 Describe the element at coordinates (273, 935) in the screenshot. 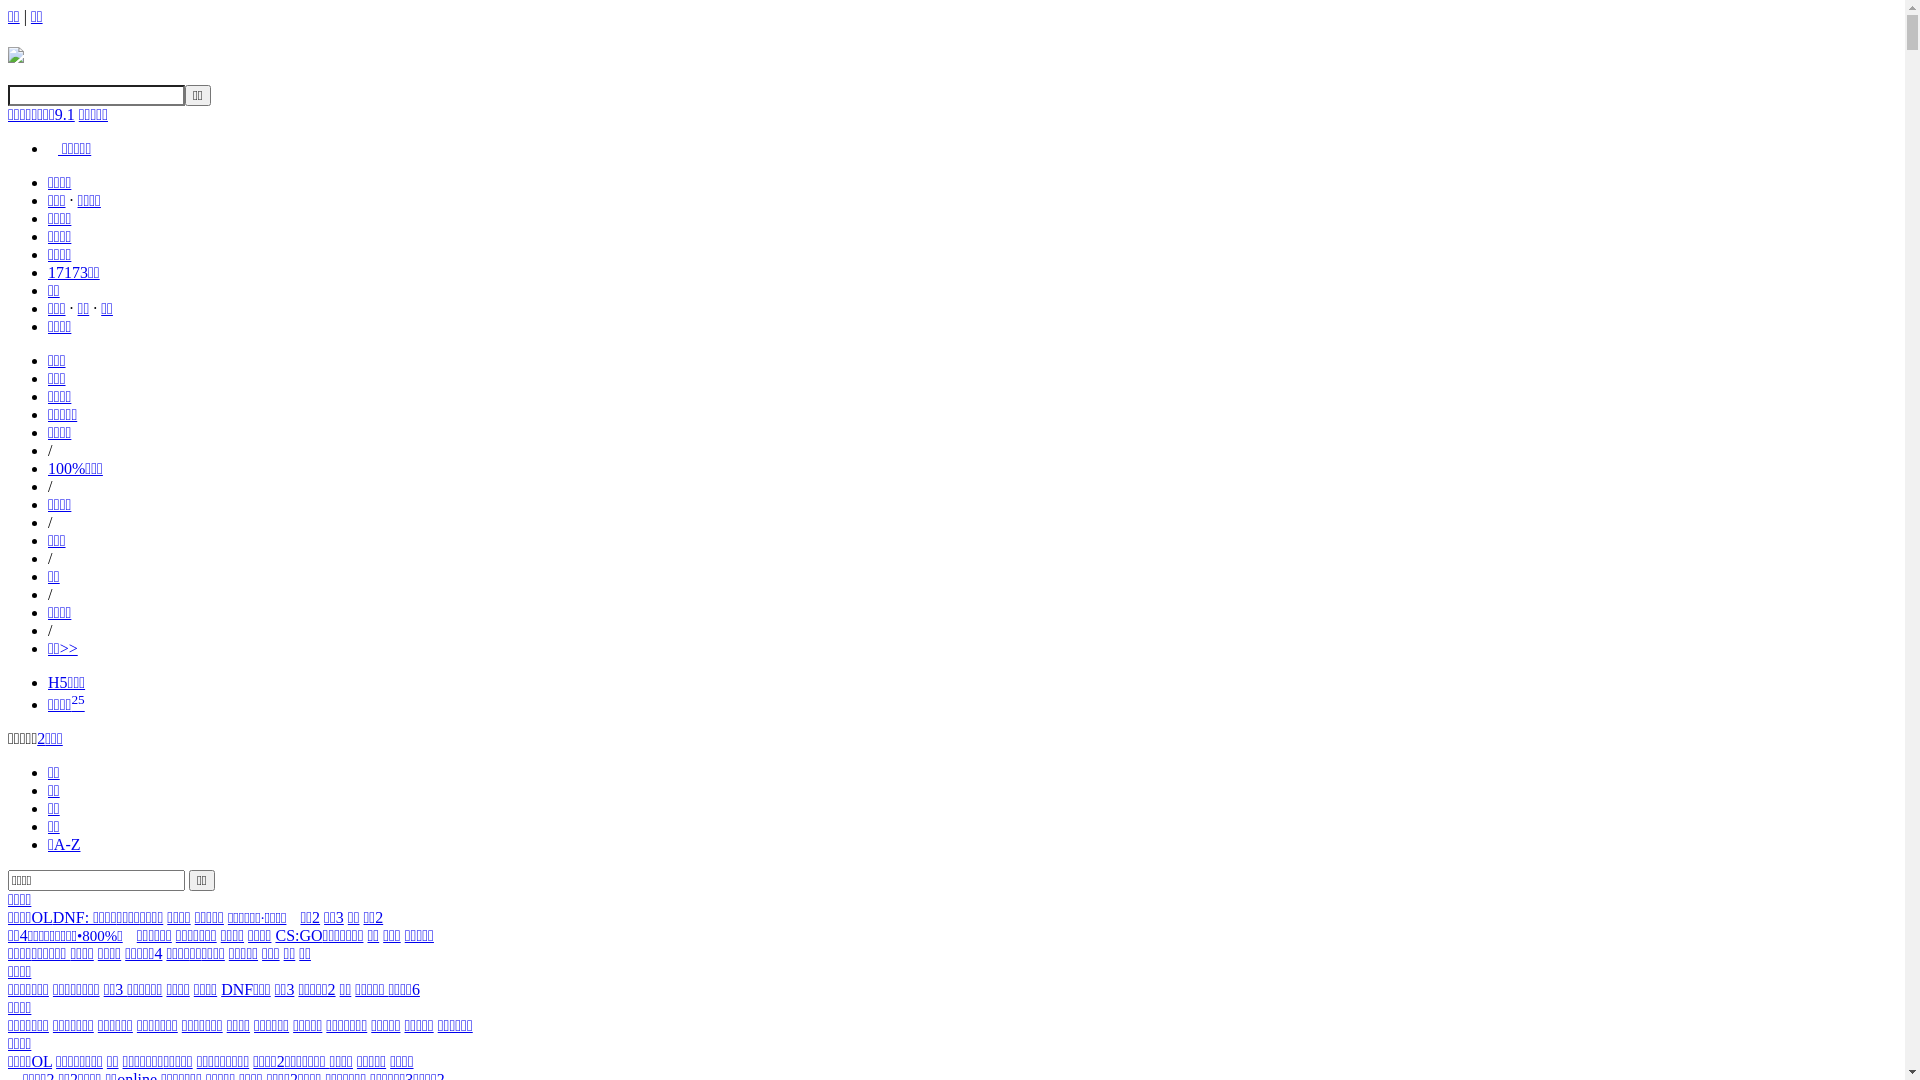

I see `'CS:GO'` at that location.